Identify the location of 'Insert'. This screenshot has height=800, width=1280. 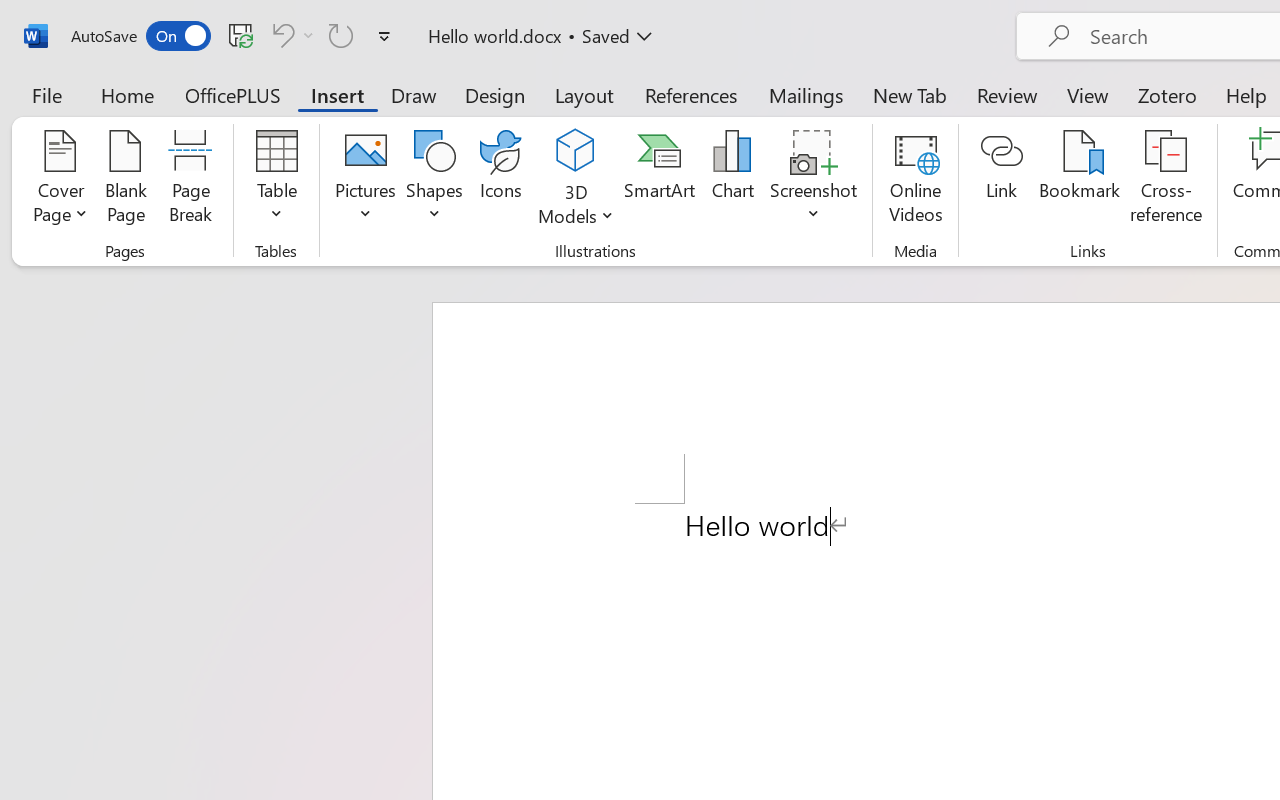
(337, 94).